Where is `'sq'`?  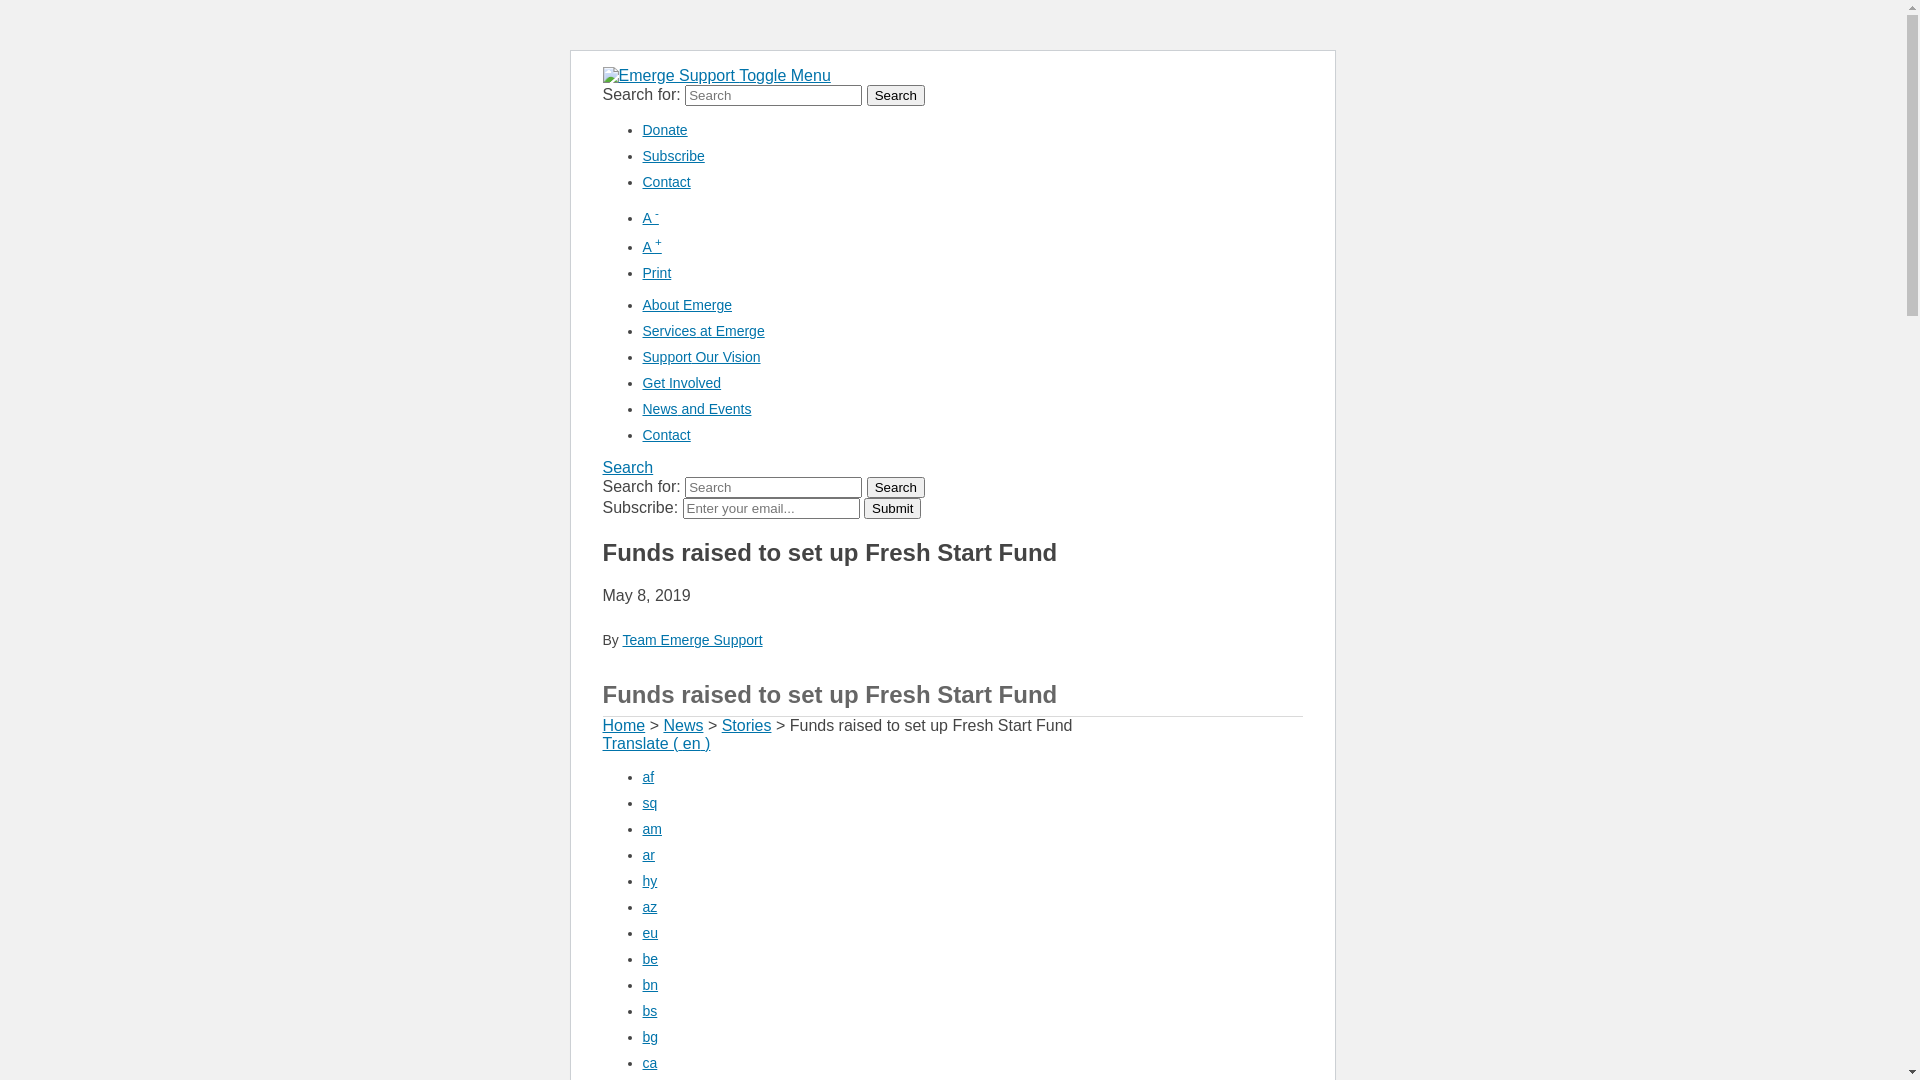
'sq' is located at coordinates (649, 801).